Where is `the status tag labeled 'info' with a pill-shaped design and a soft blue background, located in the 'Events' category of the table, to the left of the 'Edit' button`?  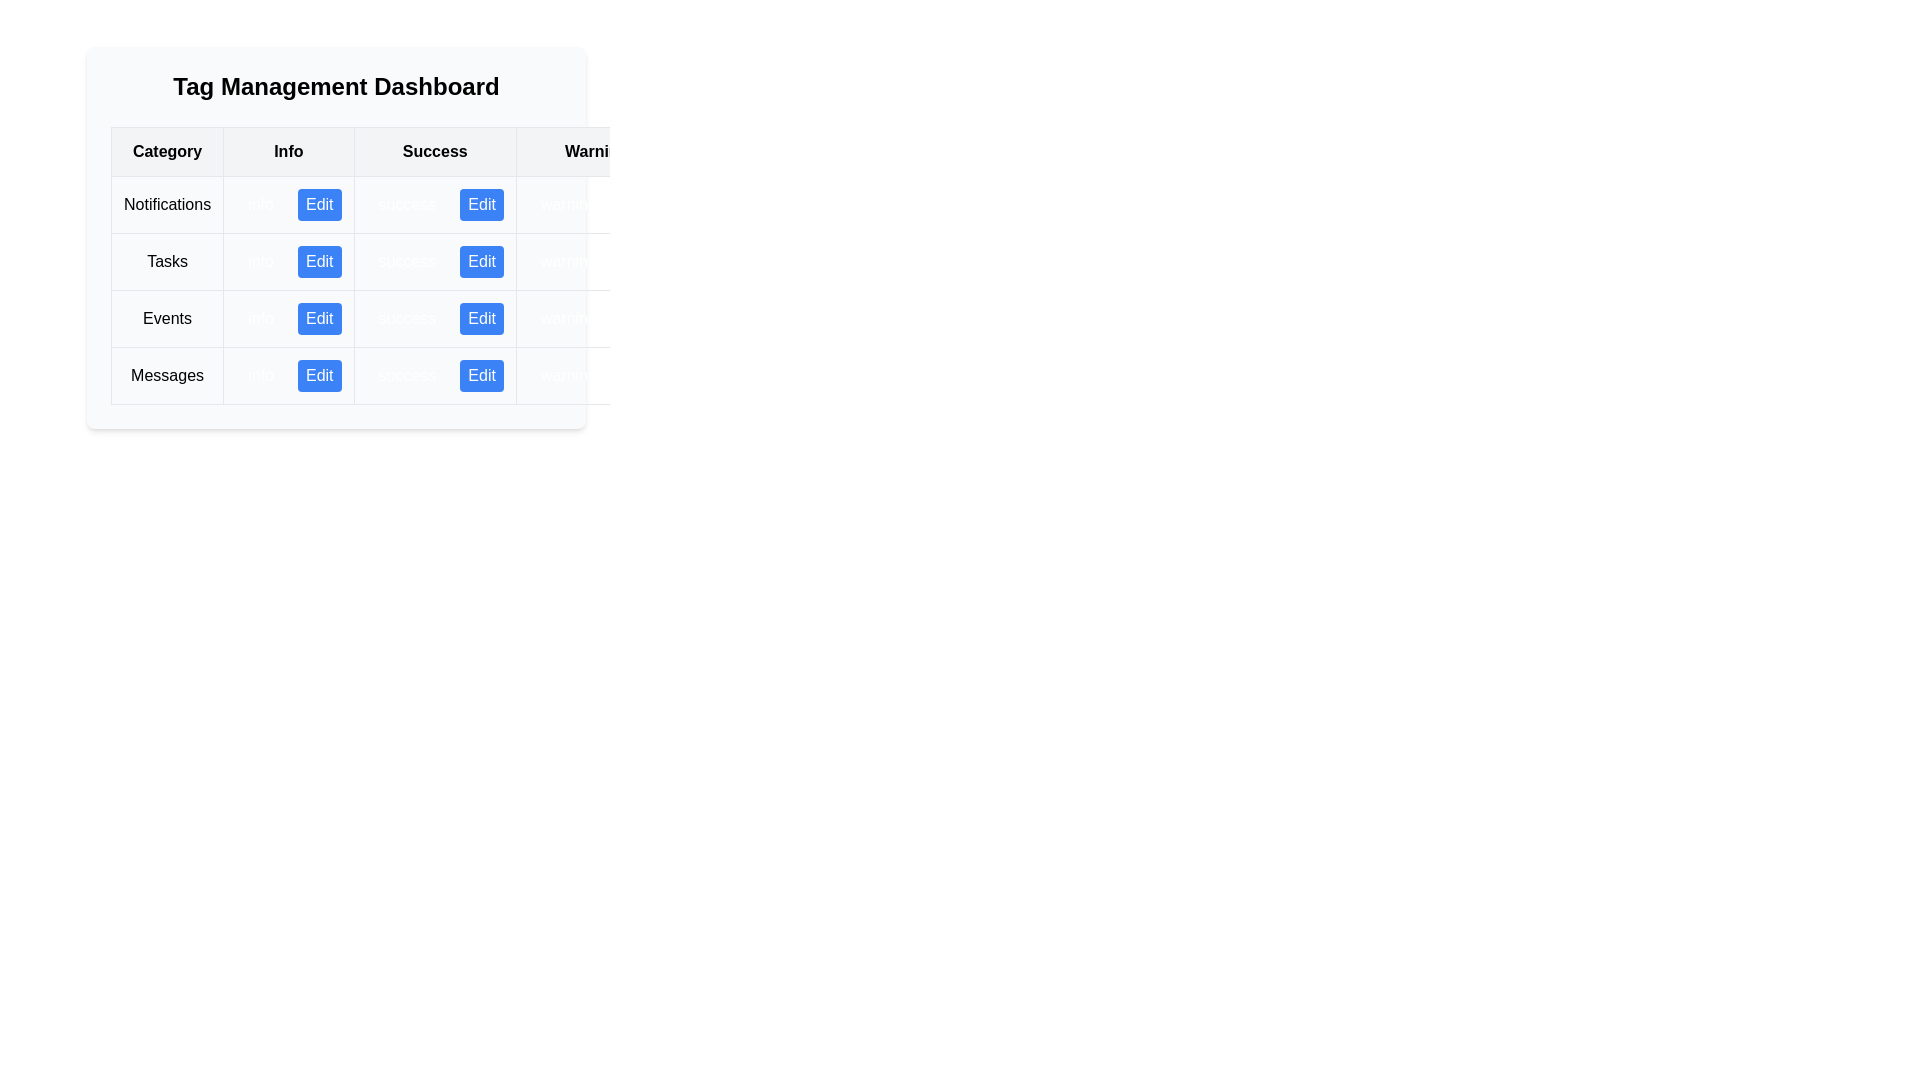
the status tag labeled 'info' with a pill-shaped design and a soft blue background, located in the 'Events' category of the table, to the left of the 'Edit' button is located at coordinates (260, 318).